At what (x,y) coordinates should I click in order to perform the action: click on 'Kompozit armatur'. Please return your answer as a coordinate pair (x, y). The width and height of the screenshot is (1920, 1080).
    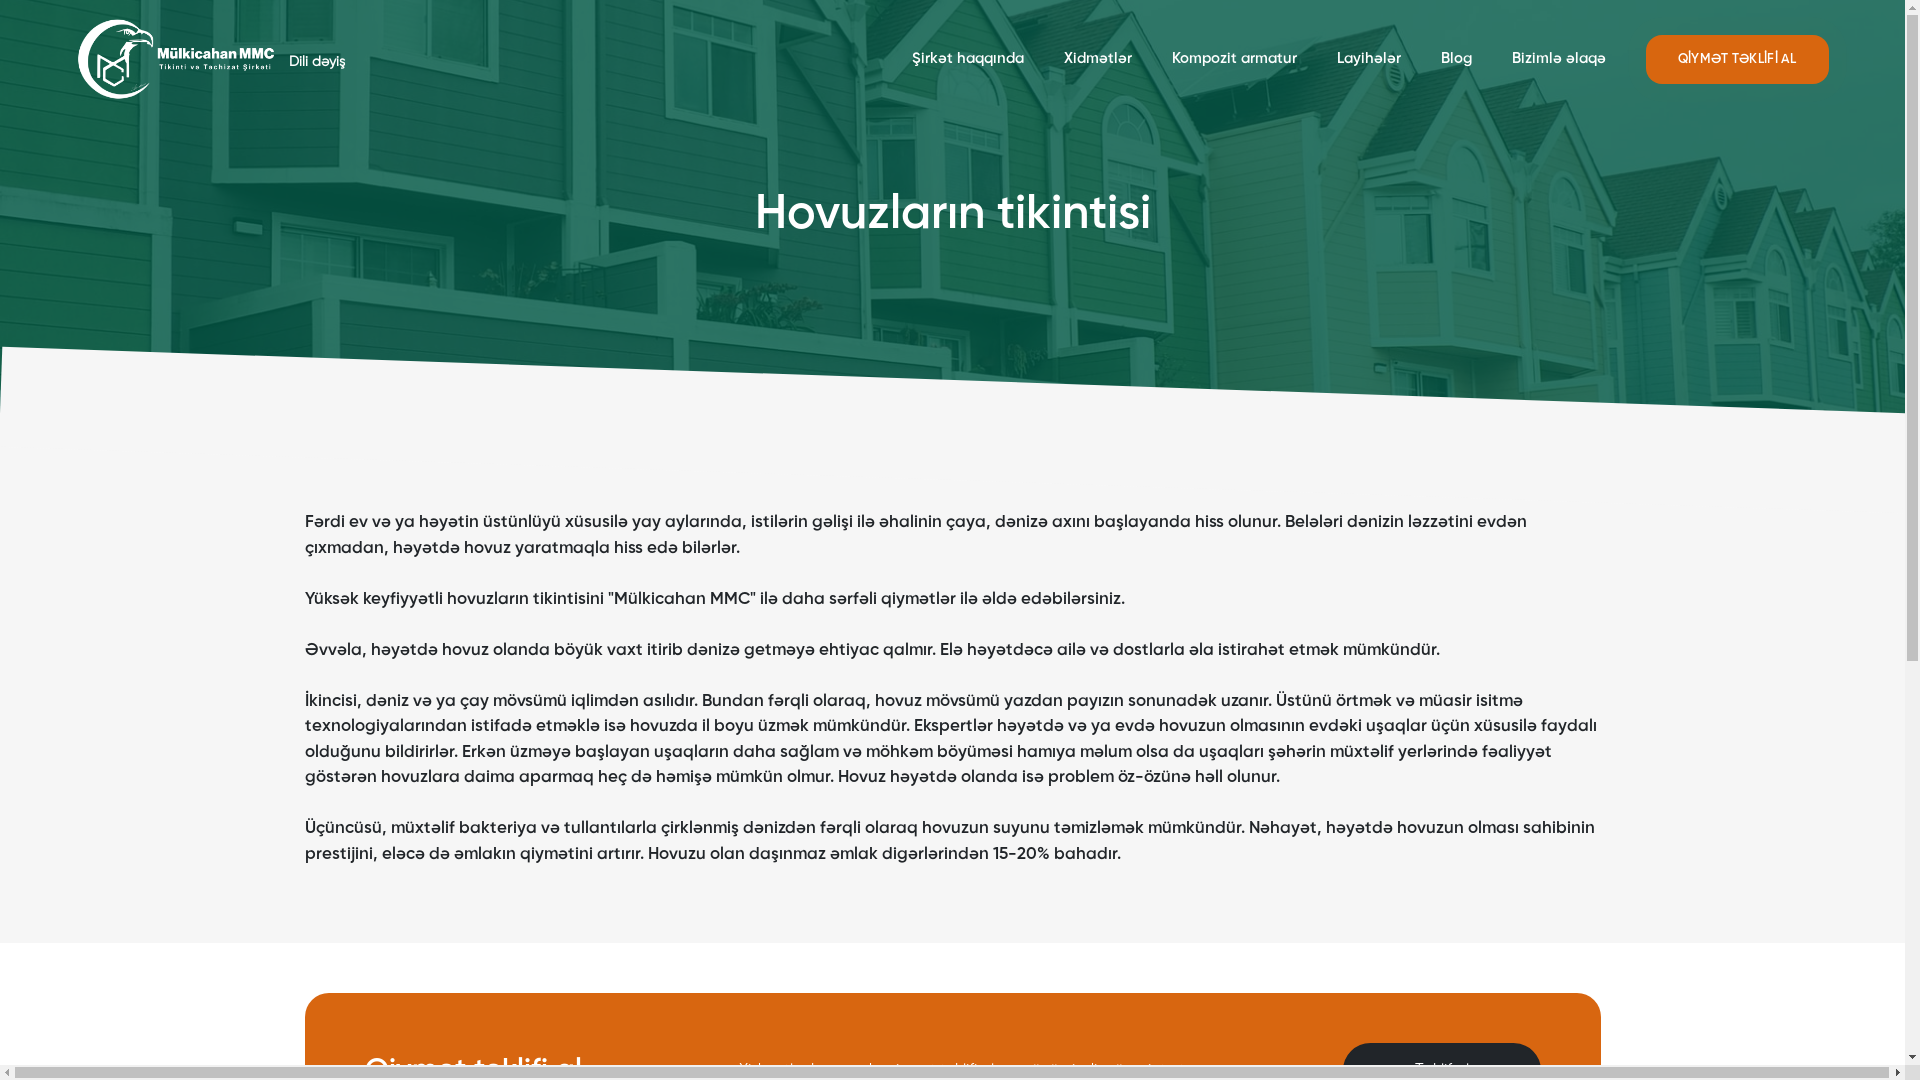
    Looking at the image, I should click on (1233, 57).